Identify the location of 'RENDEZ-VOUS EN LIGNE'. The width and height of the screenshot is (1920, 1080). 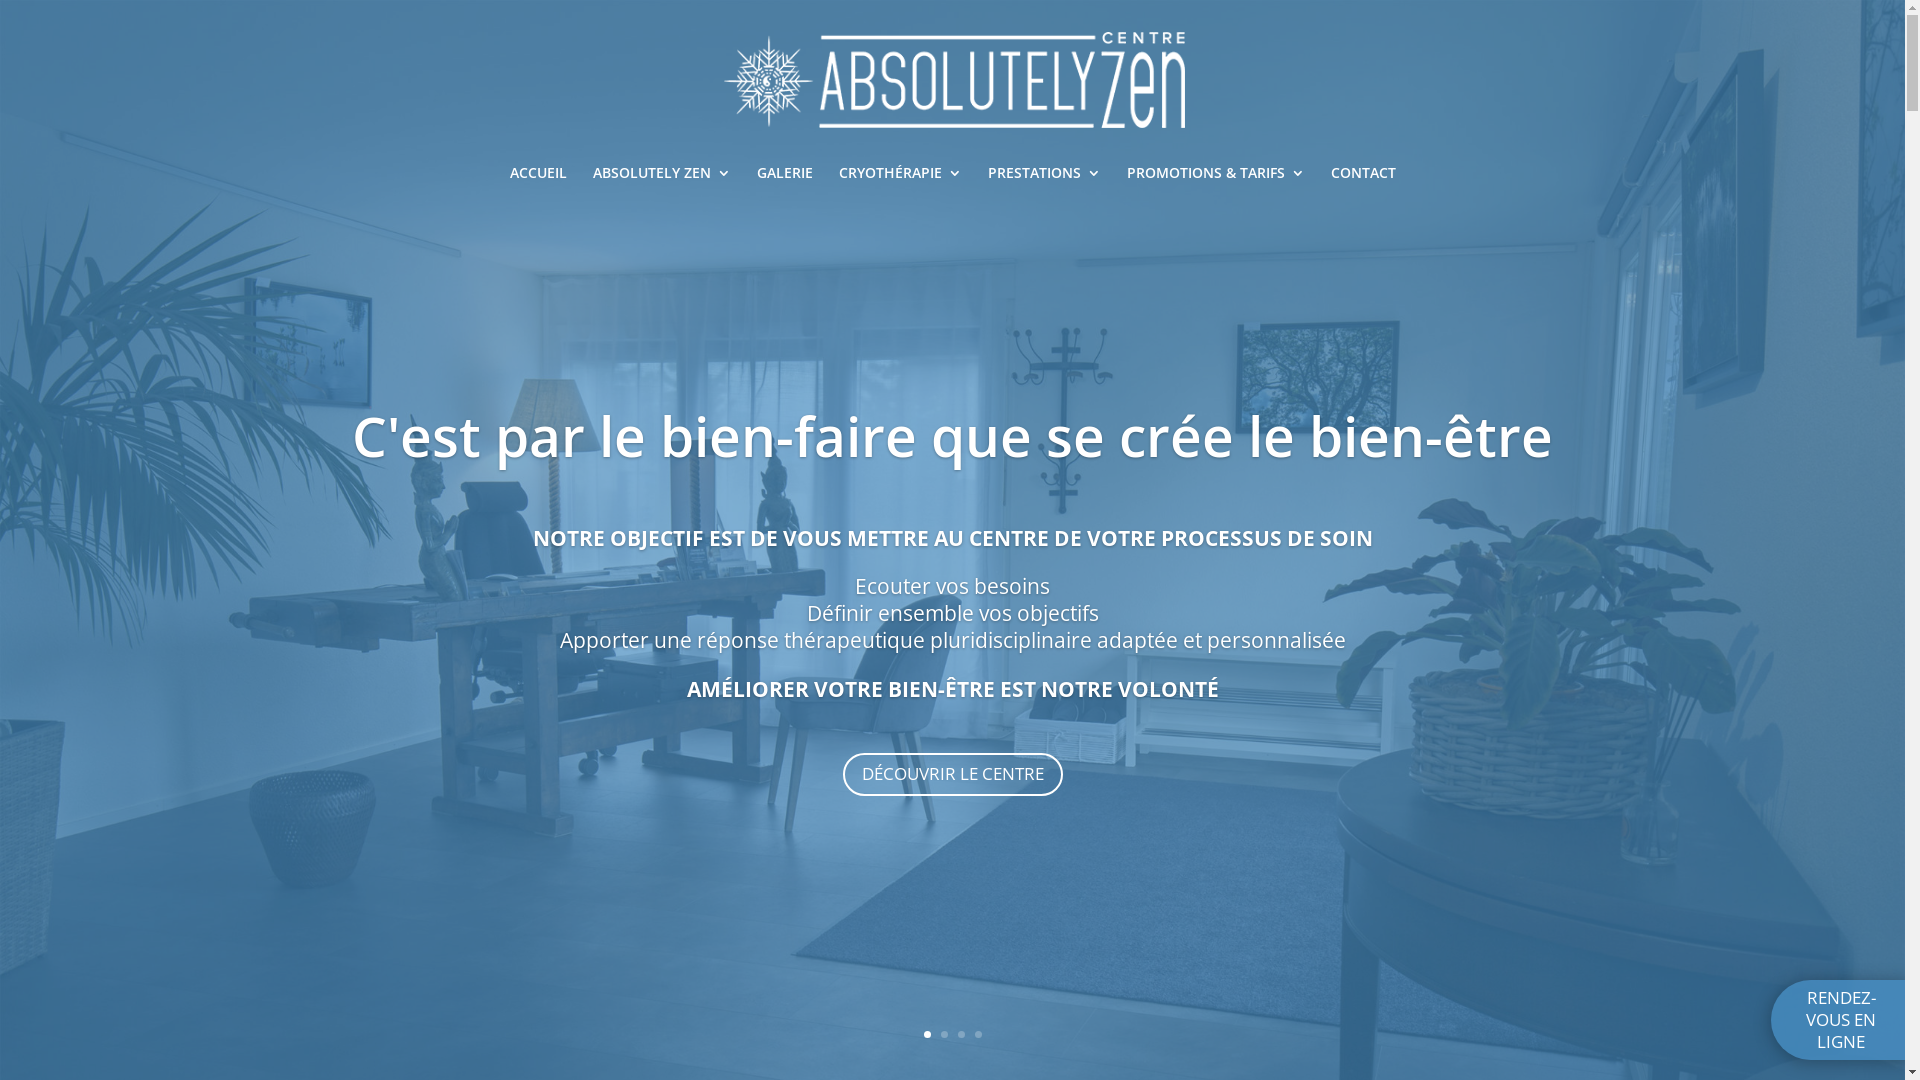
(1771, 1019).